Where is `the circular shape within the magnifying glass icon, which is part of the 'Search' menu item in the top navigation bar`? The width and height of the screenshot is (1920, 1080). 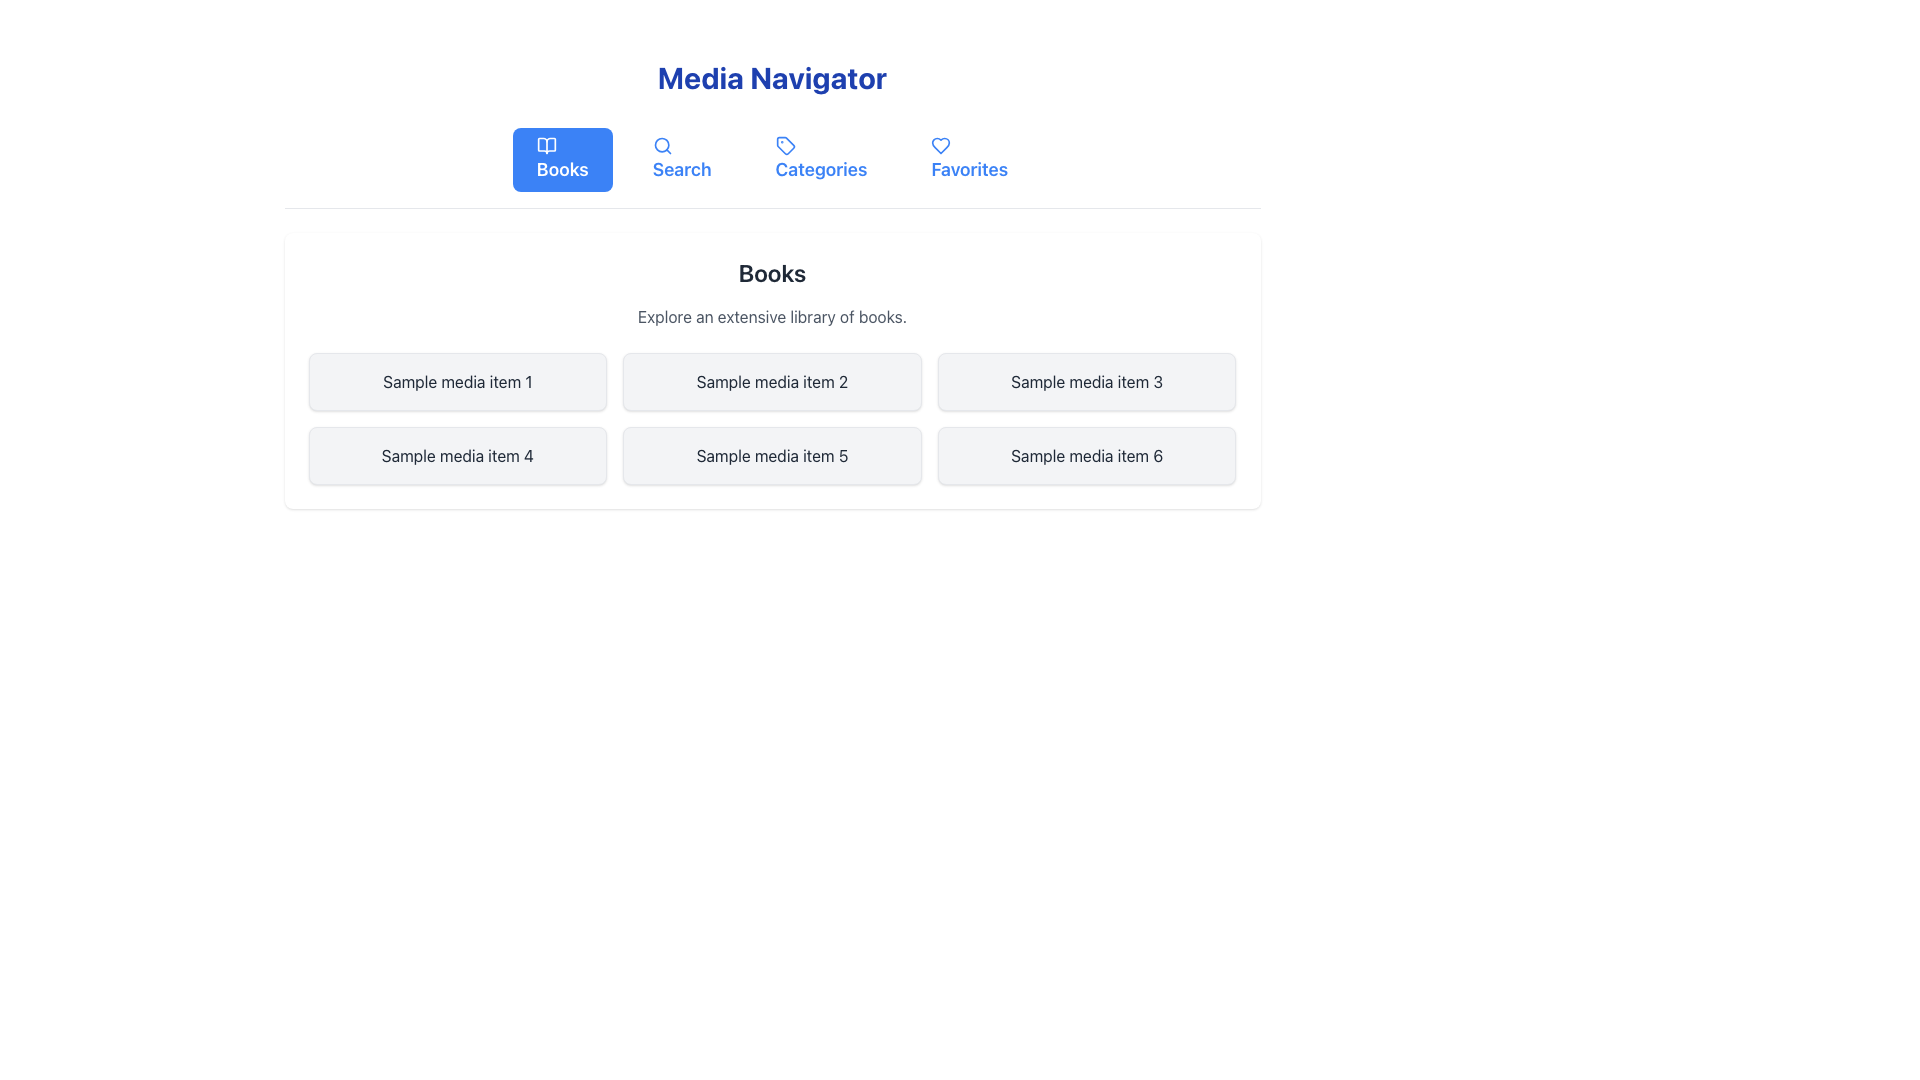
the circular shape within the magnifying glass icon, which is part of the 'Search' menu item in the top navigation bar is located at coordinates (661, 144).